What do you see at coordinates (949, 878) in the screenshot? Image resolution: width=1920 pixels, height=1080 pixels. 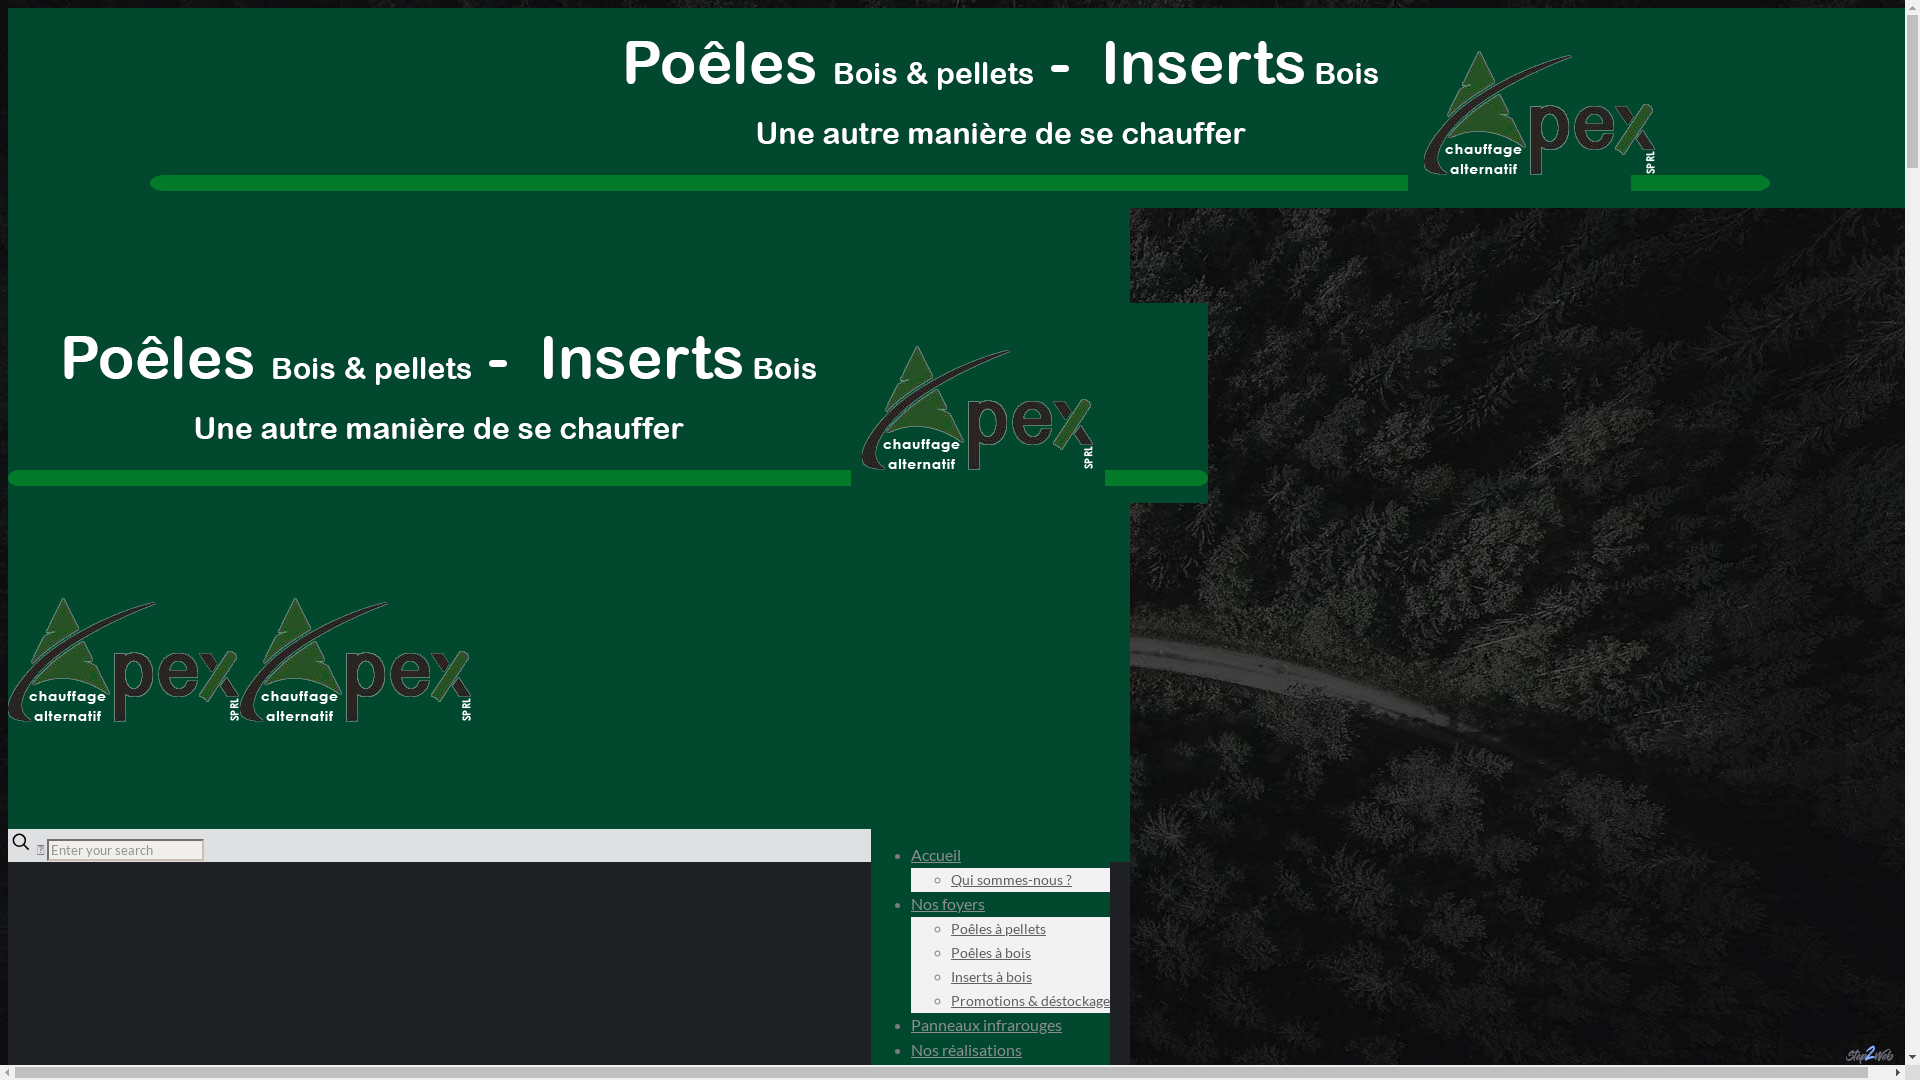 I see `'Qui sommes-nous ?'` at bounding box center [949, 878].